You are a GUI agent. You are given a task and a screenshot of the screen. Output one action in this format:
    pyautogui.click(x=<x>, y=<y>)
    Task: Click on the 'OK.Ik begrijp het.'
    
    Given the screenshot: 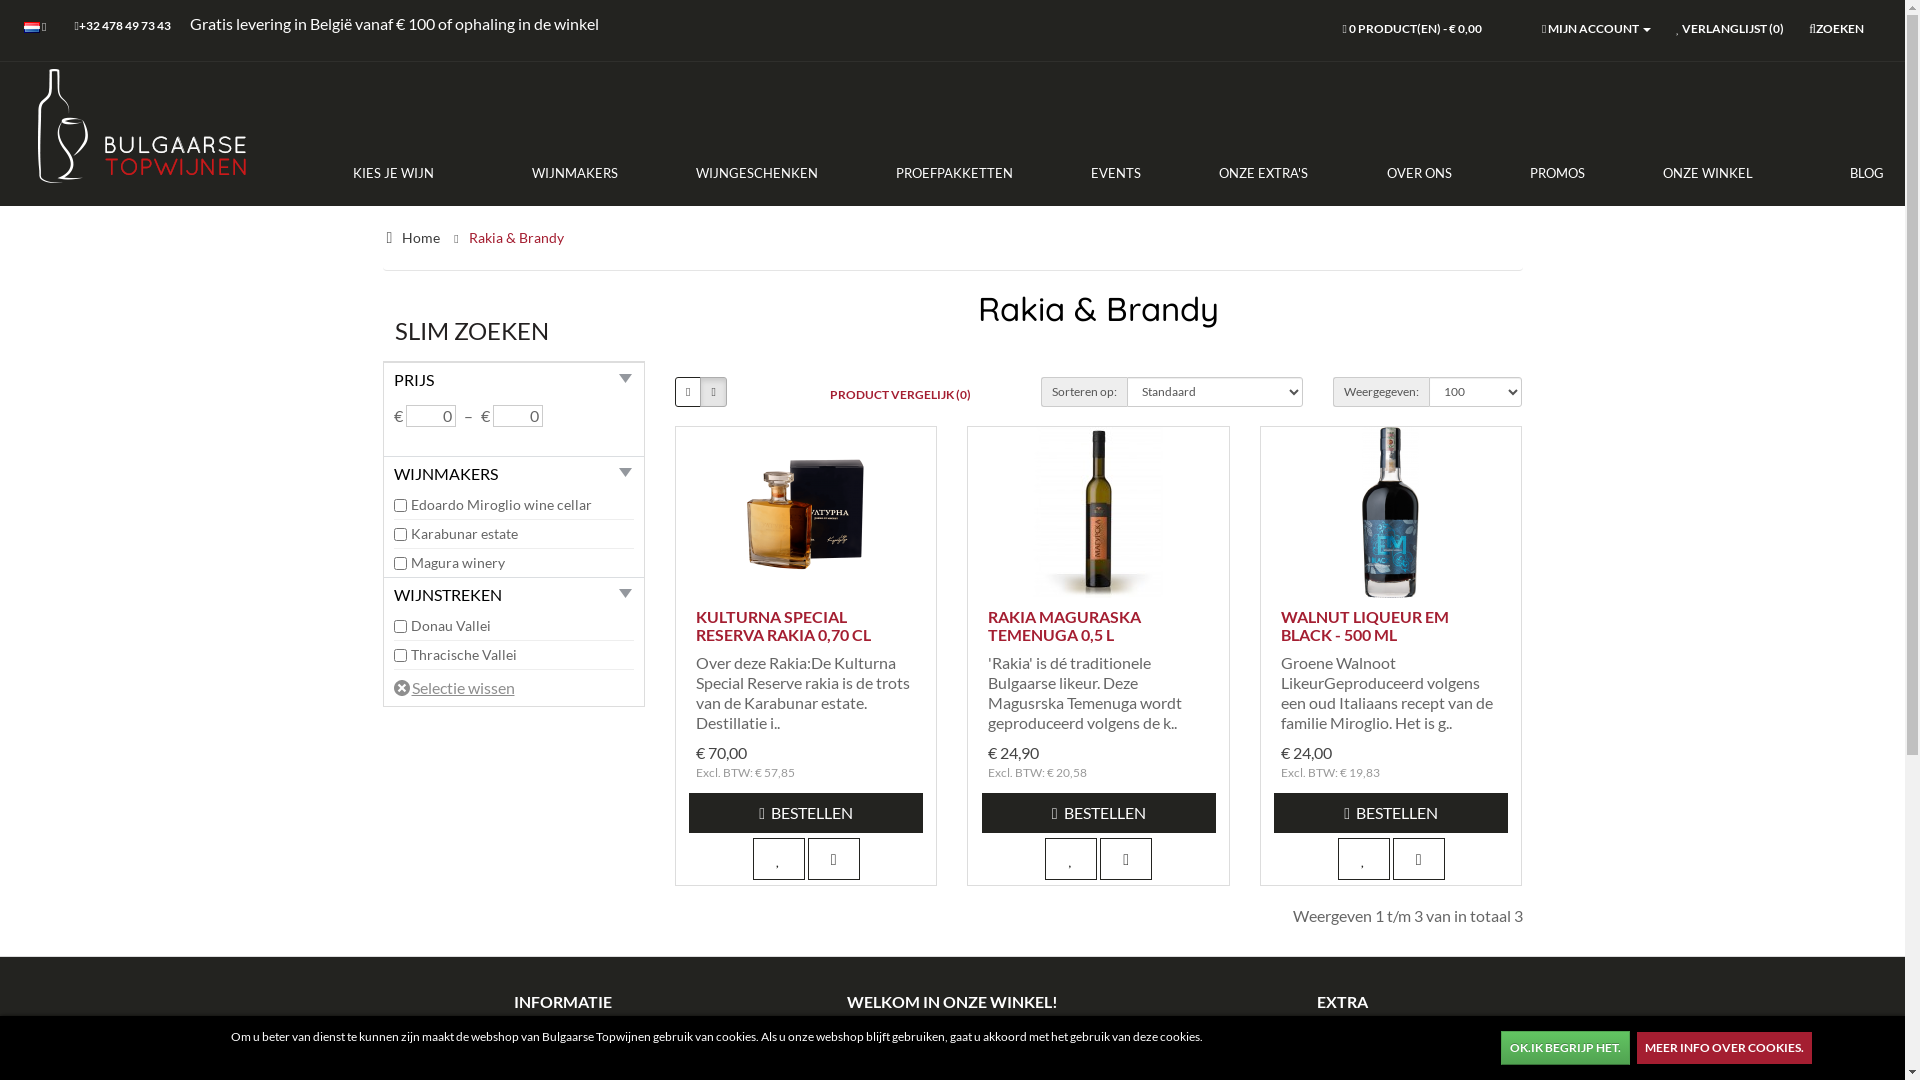 What is the action you would take?
    pyautogui.click(x=1564, y=1047)
    